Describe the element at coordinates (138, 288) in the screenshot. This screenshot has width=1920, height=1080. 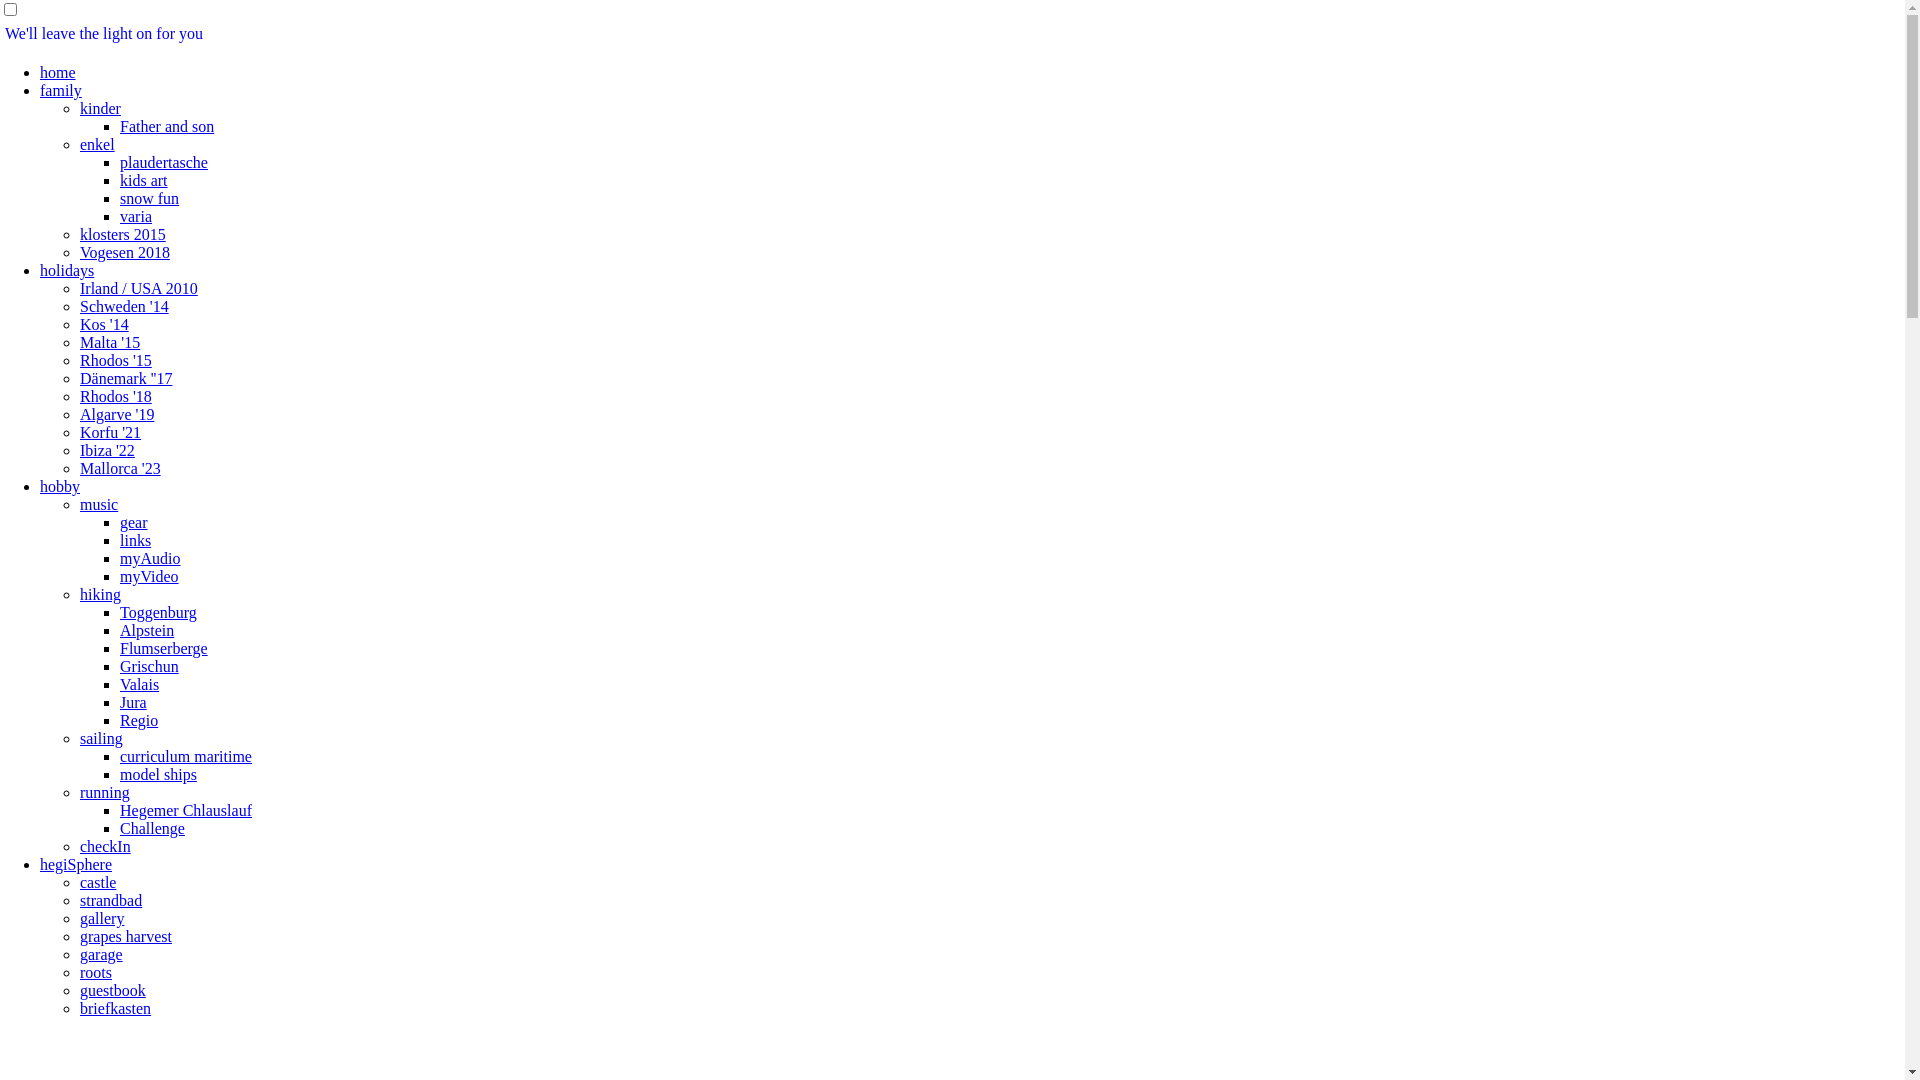
I see `'Irland / USA 2010'` at that location.